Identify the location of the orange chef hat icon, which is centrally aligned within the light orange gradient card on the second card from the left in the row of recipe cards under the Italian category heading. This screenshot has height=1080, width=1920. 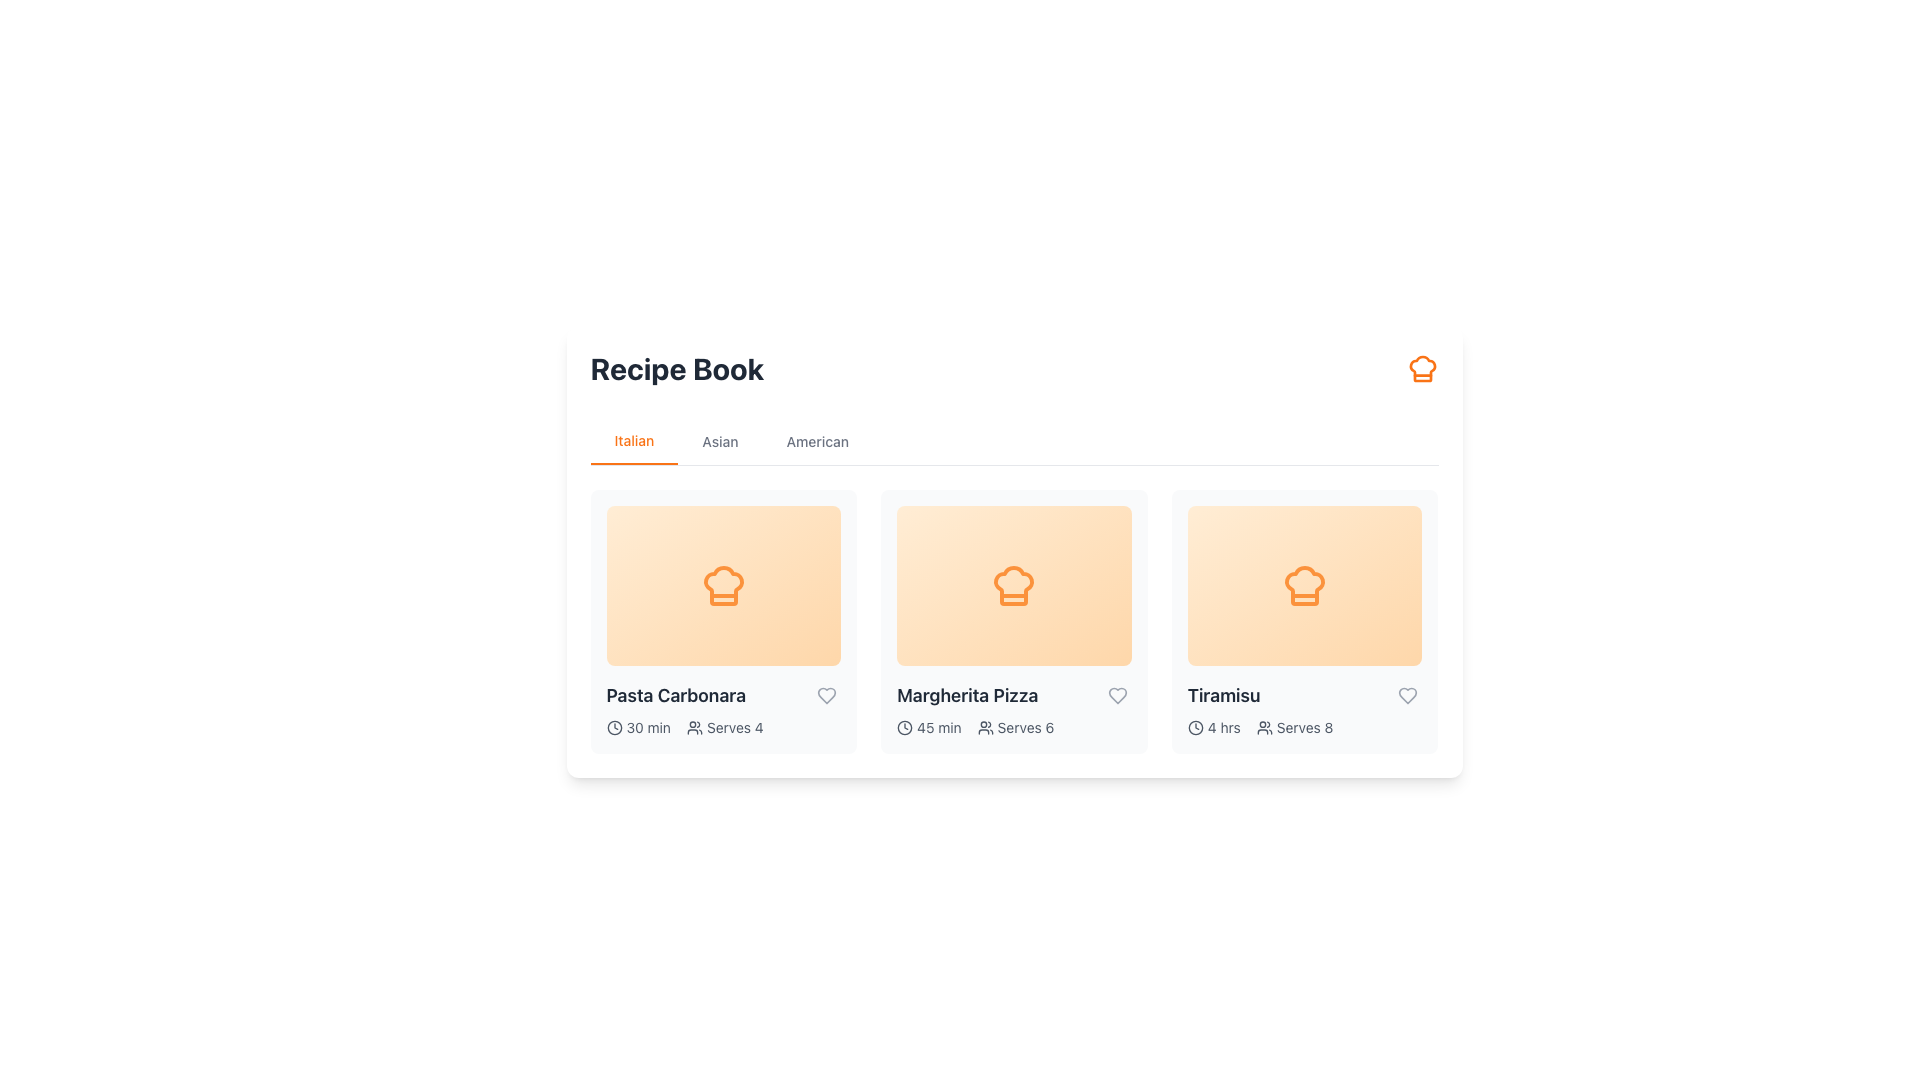
(1014, 585).